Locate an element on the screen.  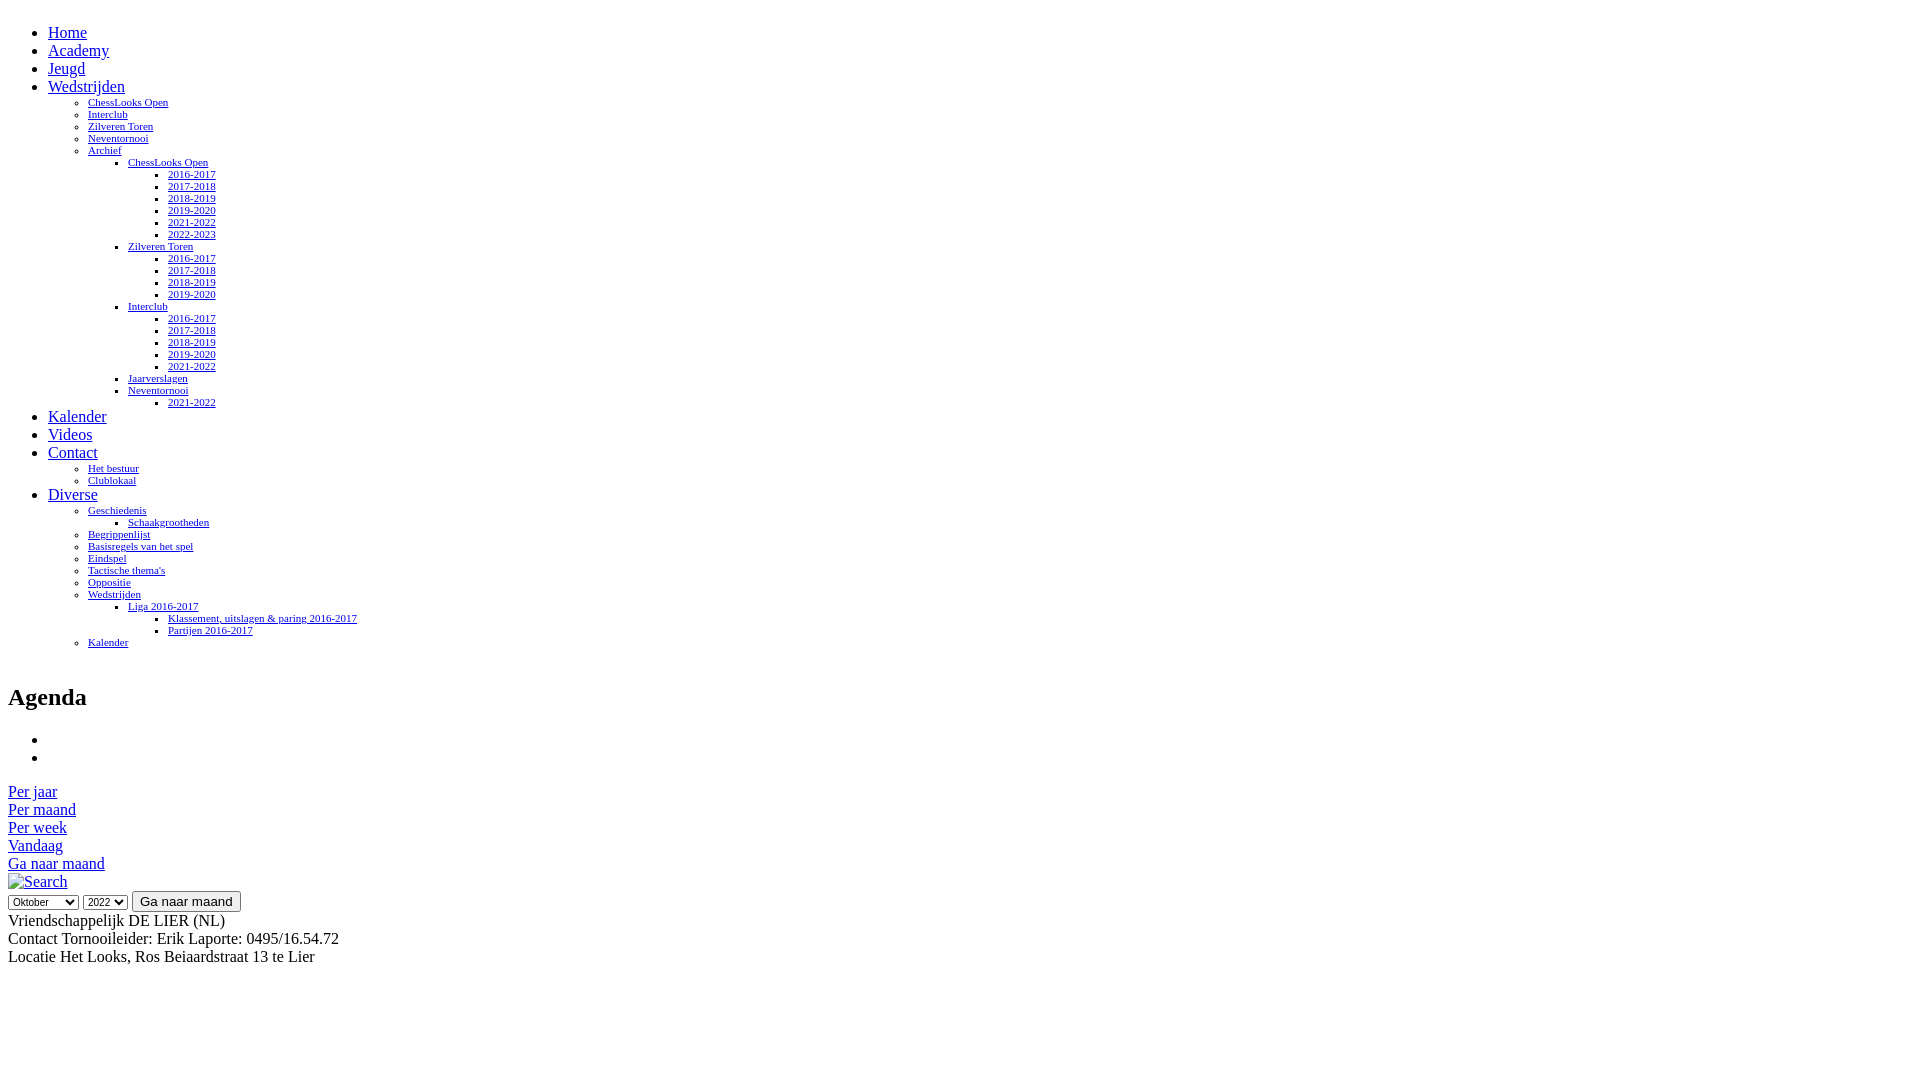
'Archief' is located at coordinates (104, 149).